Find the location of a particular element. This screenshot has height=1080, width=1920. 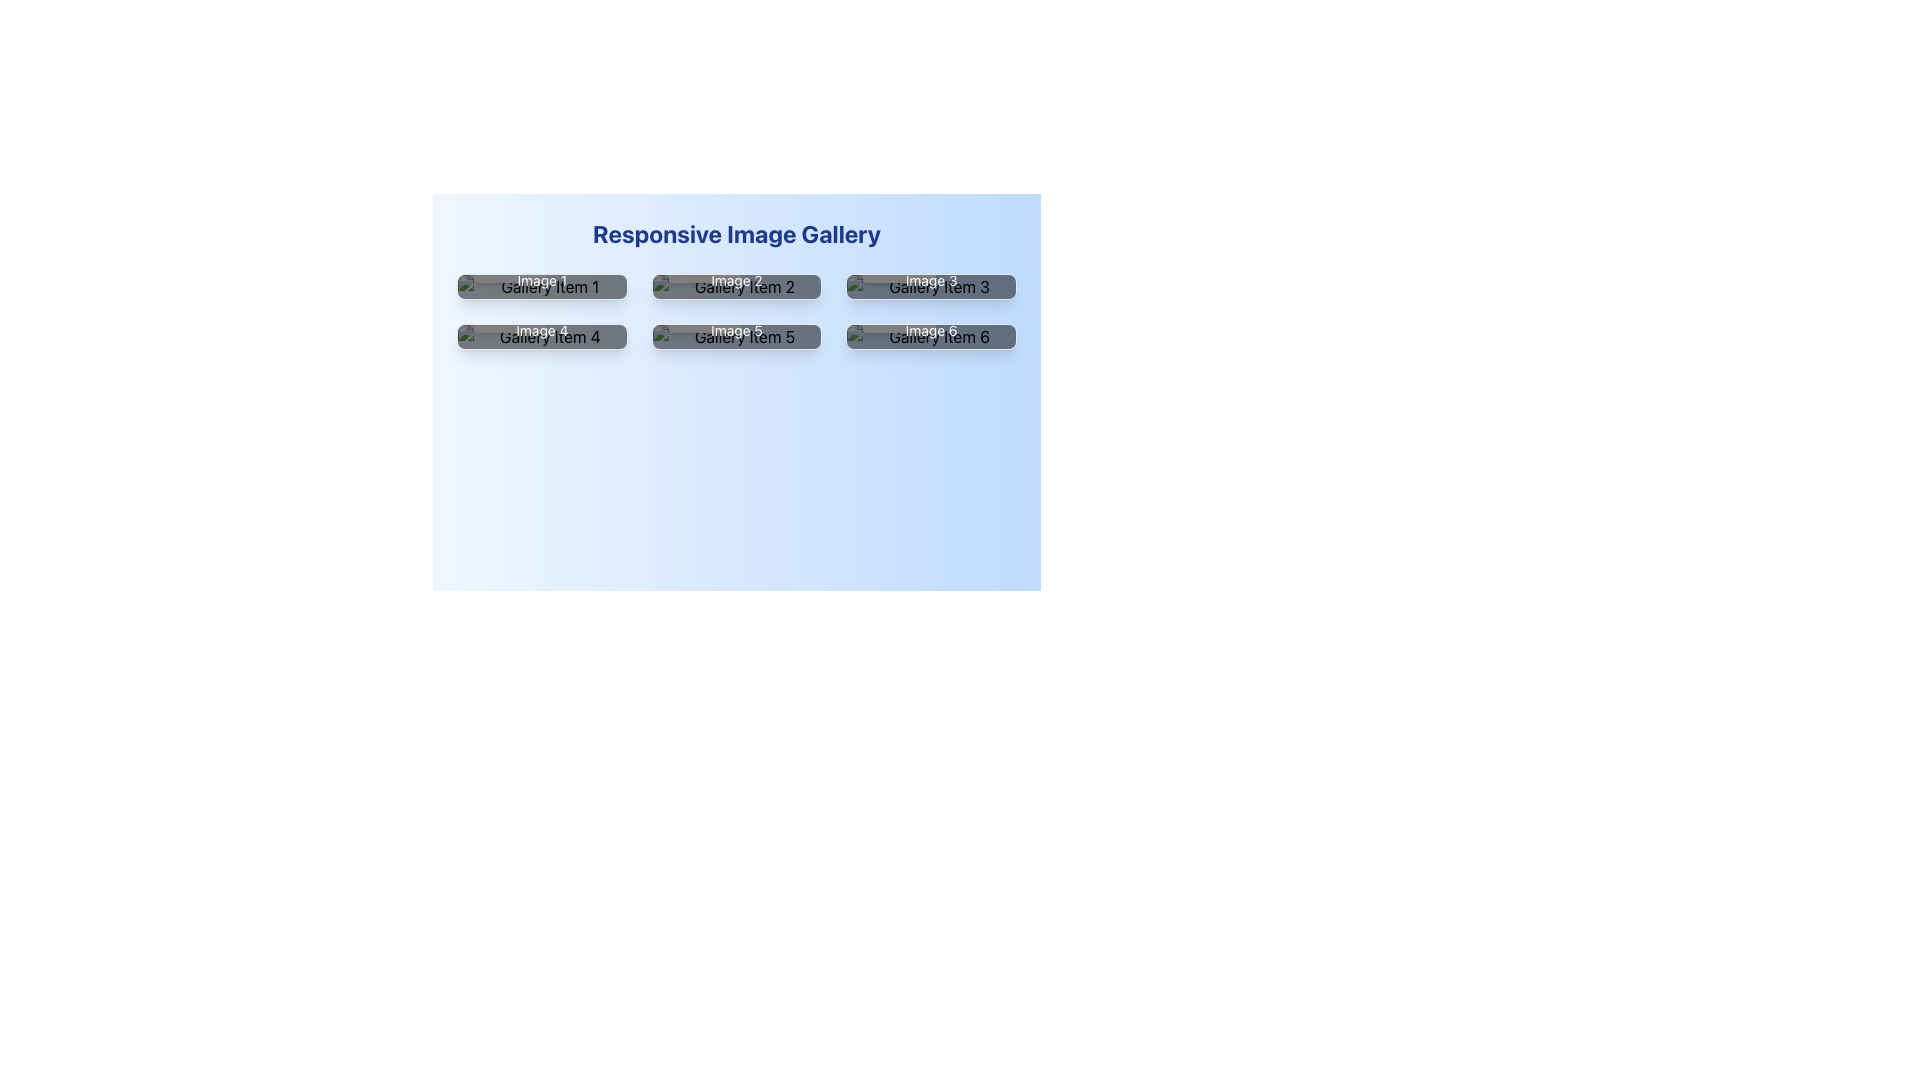

the display element for 'Gallery Item 1', which is located in the top-left corner of the gallery layout is located at coordinates (542, 286).